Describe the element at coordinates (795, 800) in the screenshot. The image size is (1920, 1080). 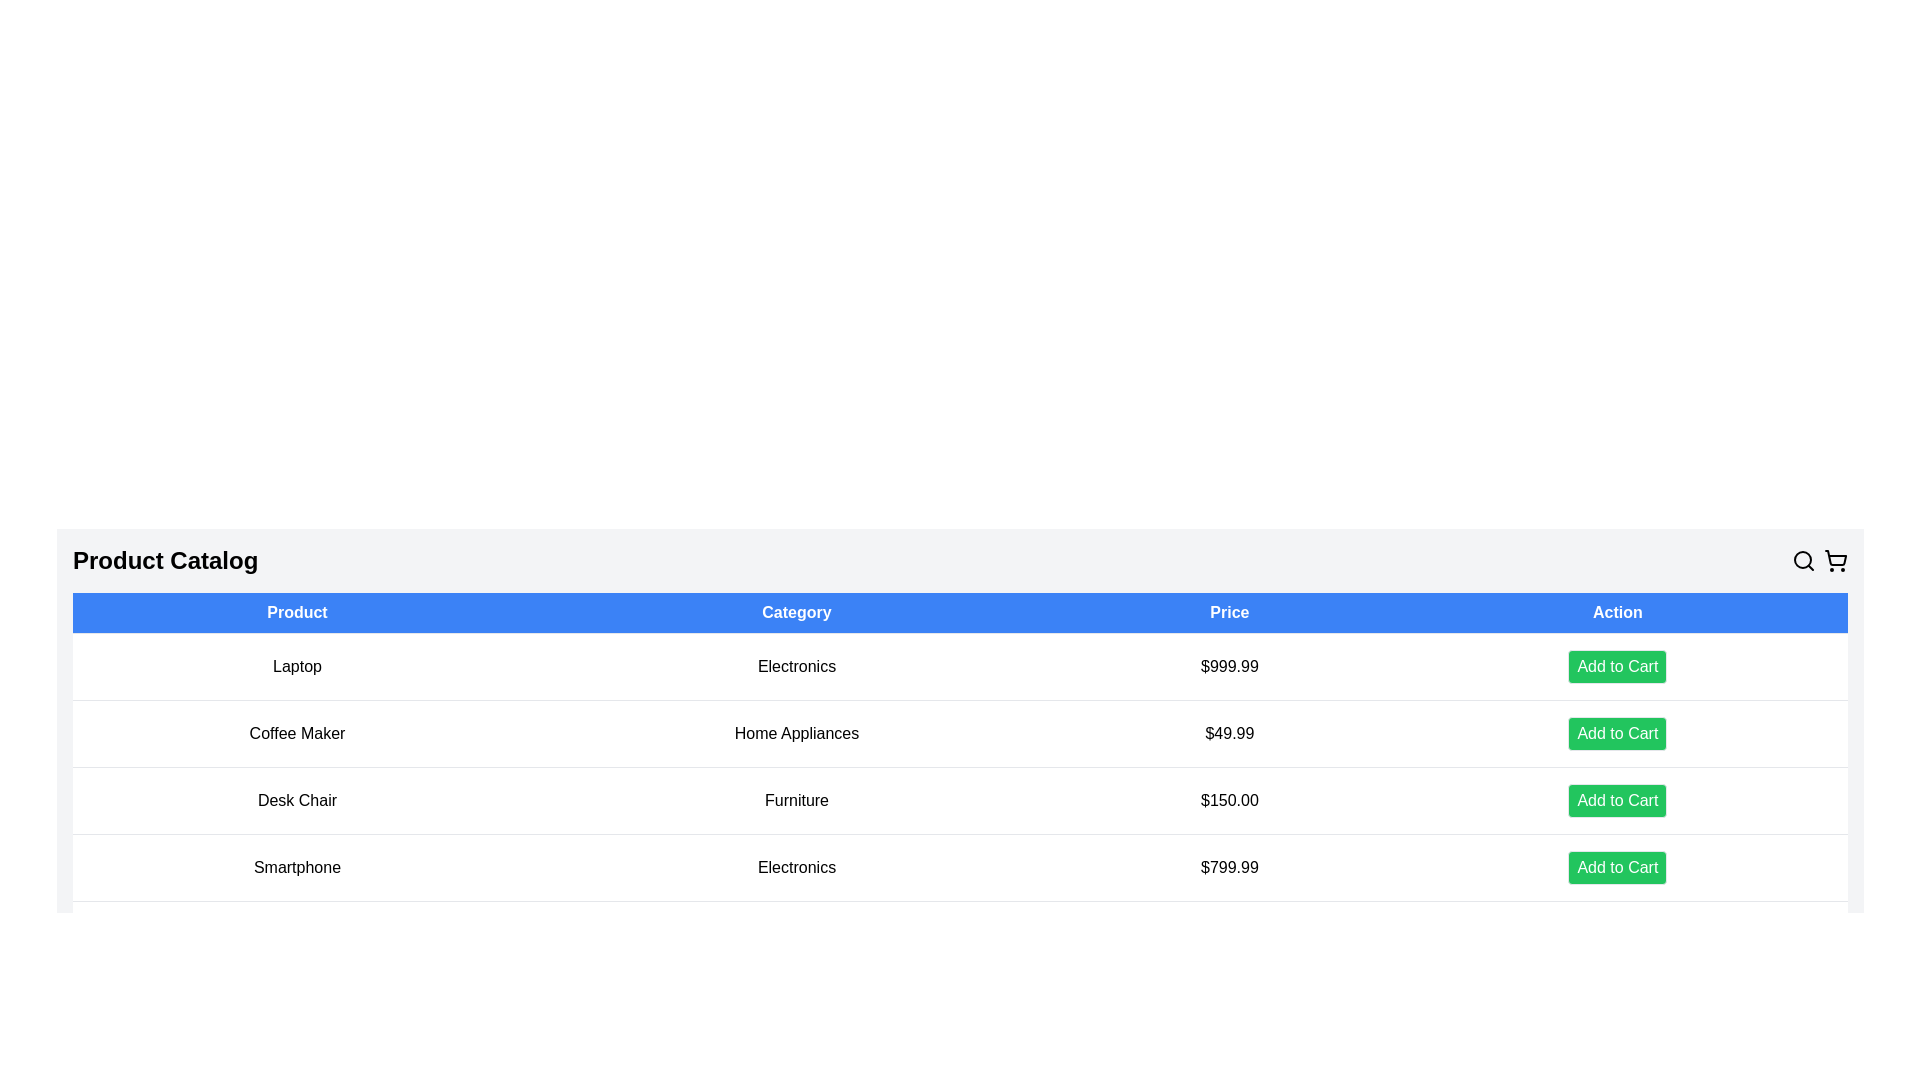
I see `text label displaying 'Furniture' in black font, located in the third row of the table under the 'Category' column, adjacent to 'Desk Chair' and '$150.00'` at that location.